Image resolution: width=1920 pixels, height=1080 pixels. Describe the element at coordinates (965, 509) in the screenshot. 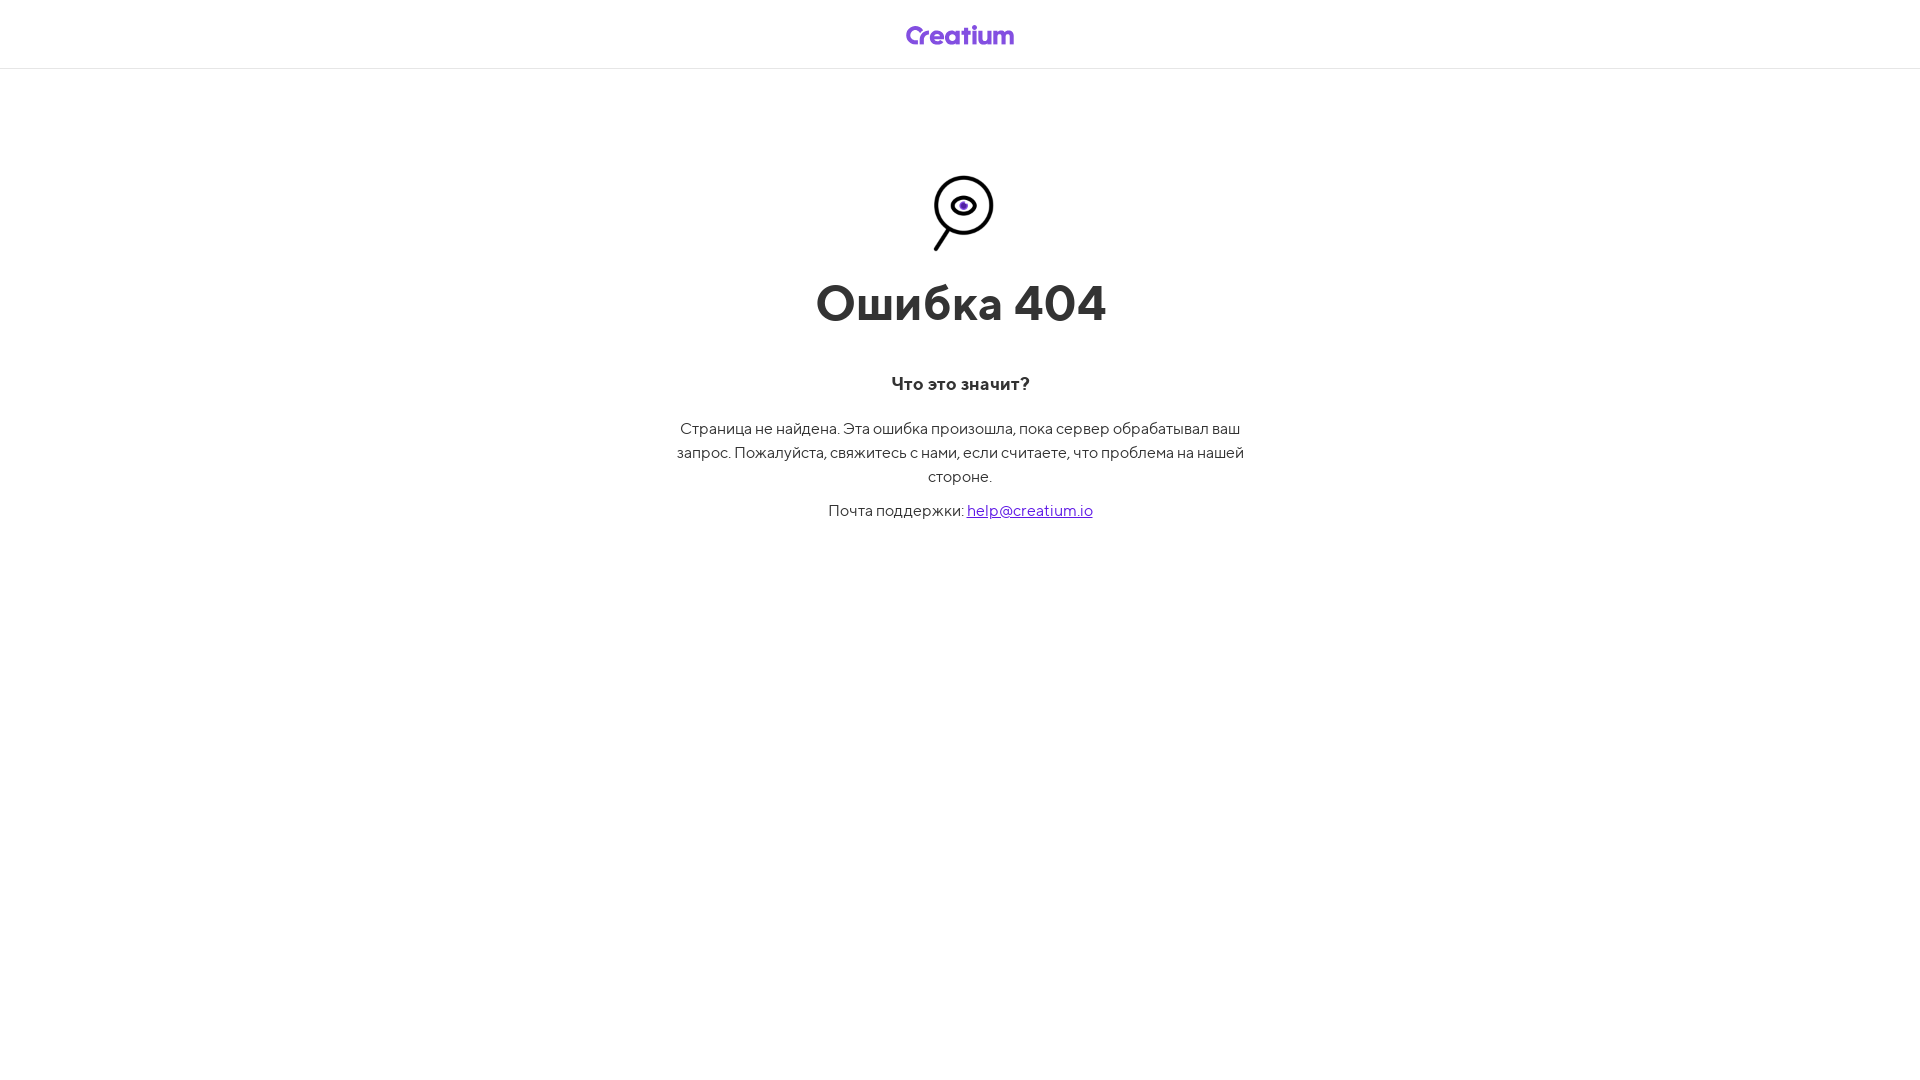

I see `'help@creatium.io'` at that location.